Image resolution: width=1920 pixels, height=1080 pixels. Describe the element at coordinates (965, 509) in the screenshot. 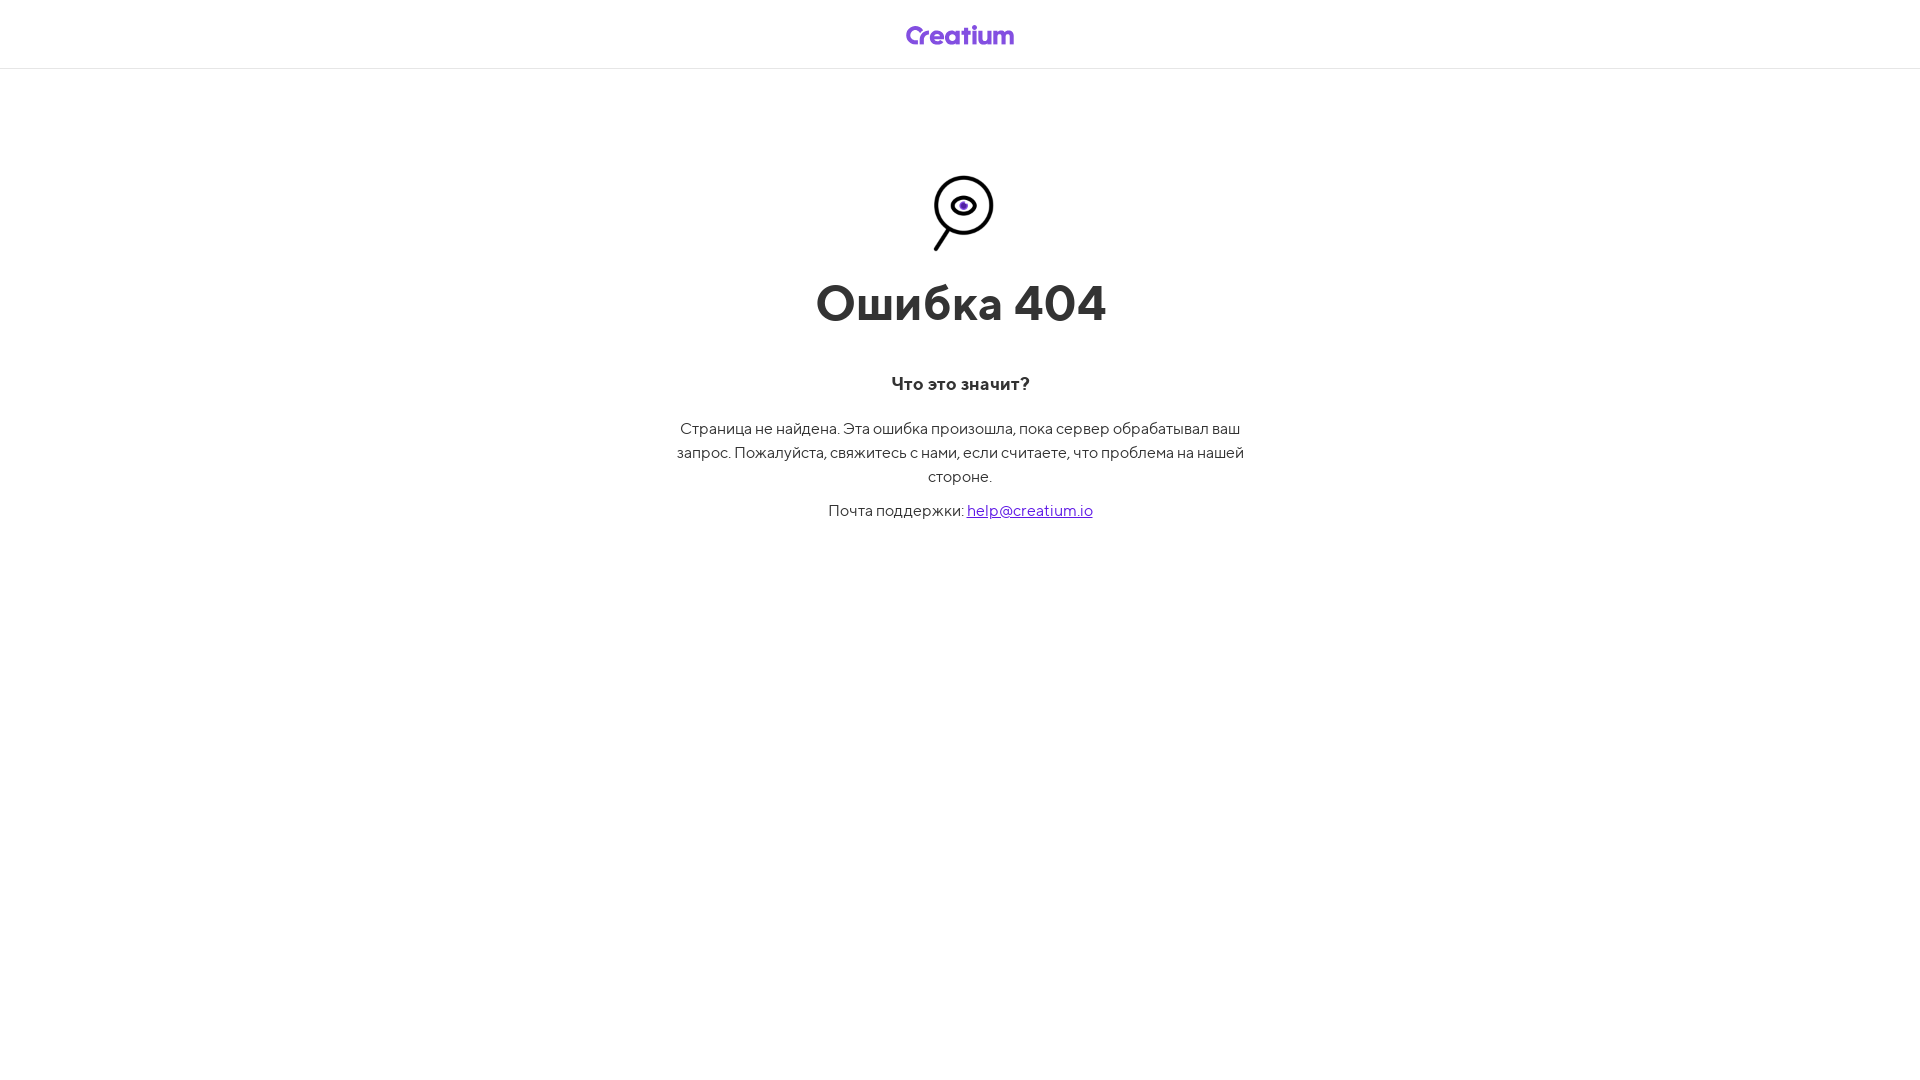

I see `'help@creatium.io'` at that location.